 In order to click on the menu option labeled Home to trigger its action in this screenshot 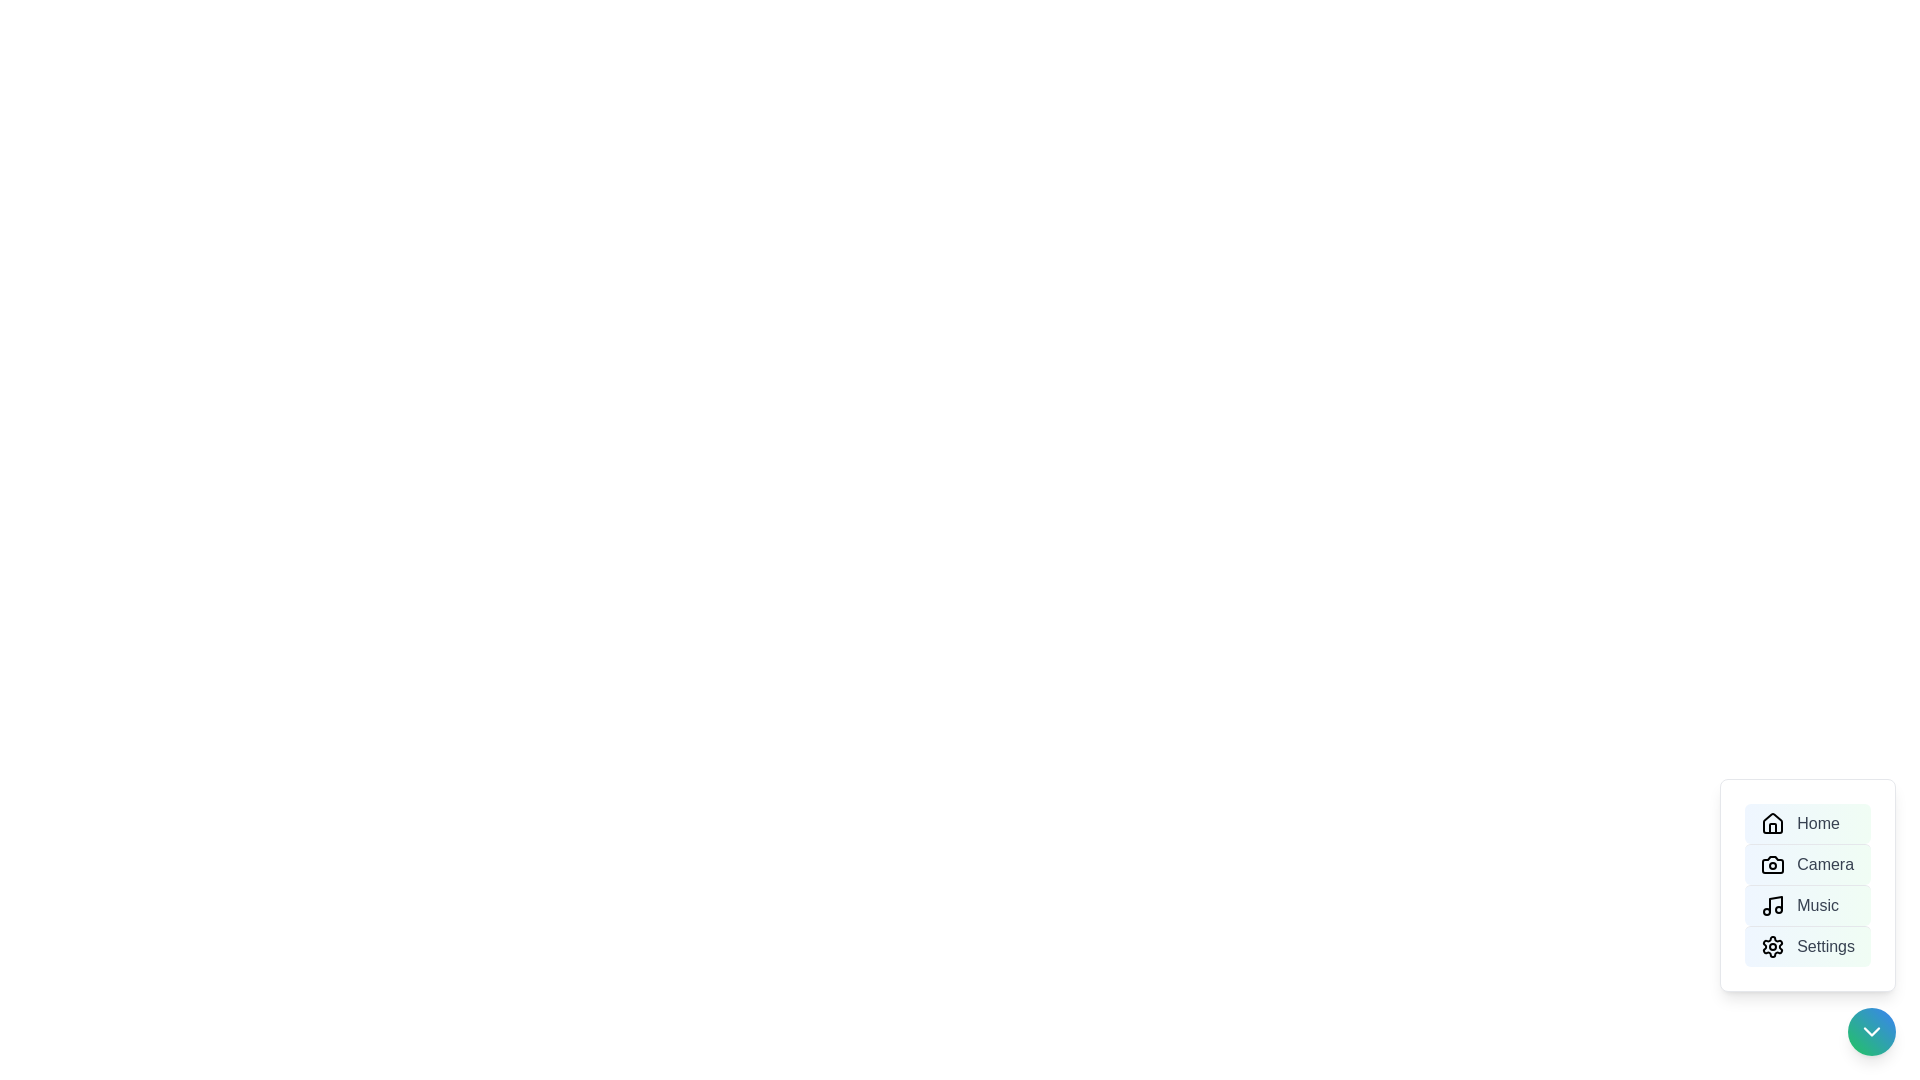, I will do `click(1808, 824)`.